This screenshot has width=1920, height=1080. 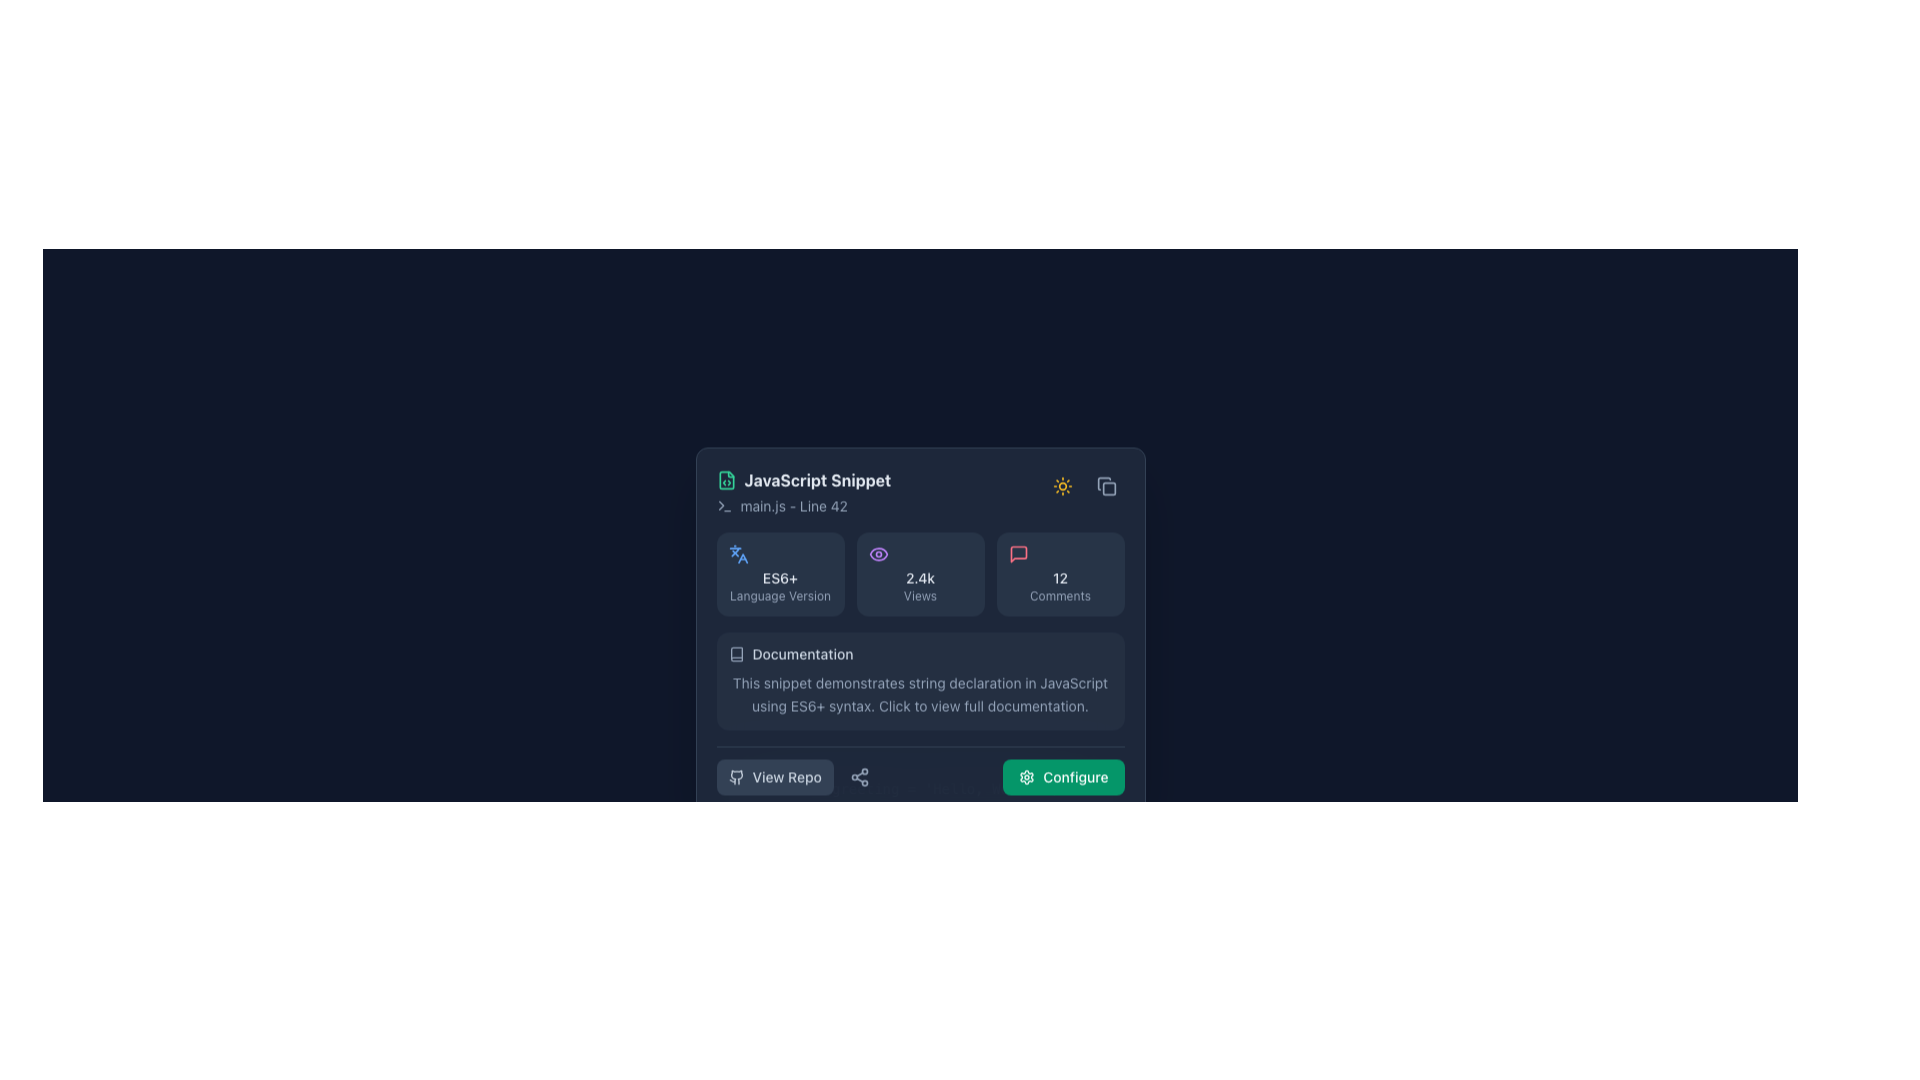 What do you see at coordinates (723, 505) in the screenshot?
I see `the SVG icon representing a terminal or command-line interface, which is located to the immediate left of the text 'main.js - Line 42'` at bounding box center [723, 505].